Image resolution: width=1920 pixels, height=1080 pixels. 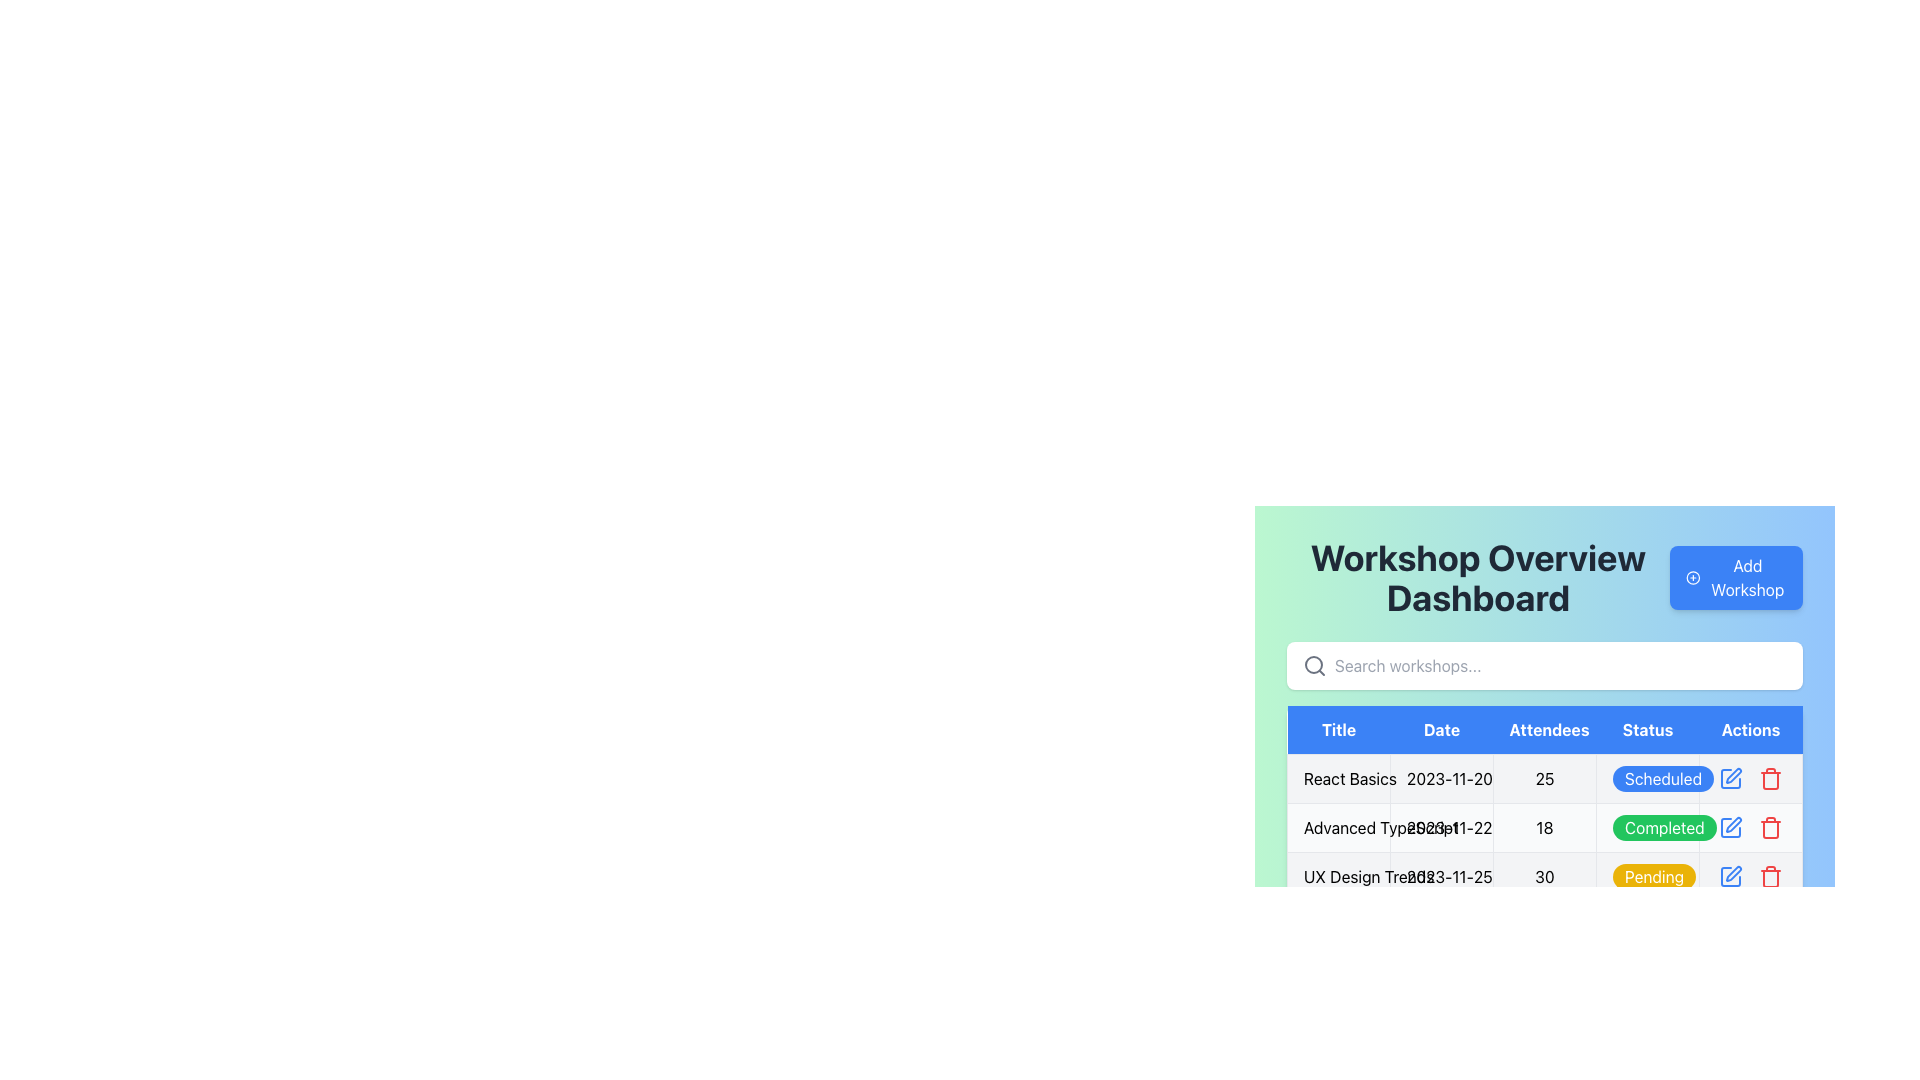 What do you see at coordinates (1441, 875) in the screenshot?
I see `the text label displaying '2023-11-25' in the 'Date' column of the 'UX Design Trends' row` at bounding box center [1441, 875].